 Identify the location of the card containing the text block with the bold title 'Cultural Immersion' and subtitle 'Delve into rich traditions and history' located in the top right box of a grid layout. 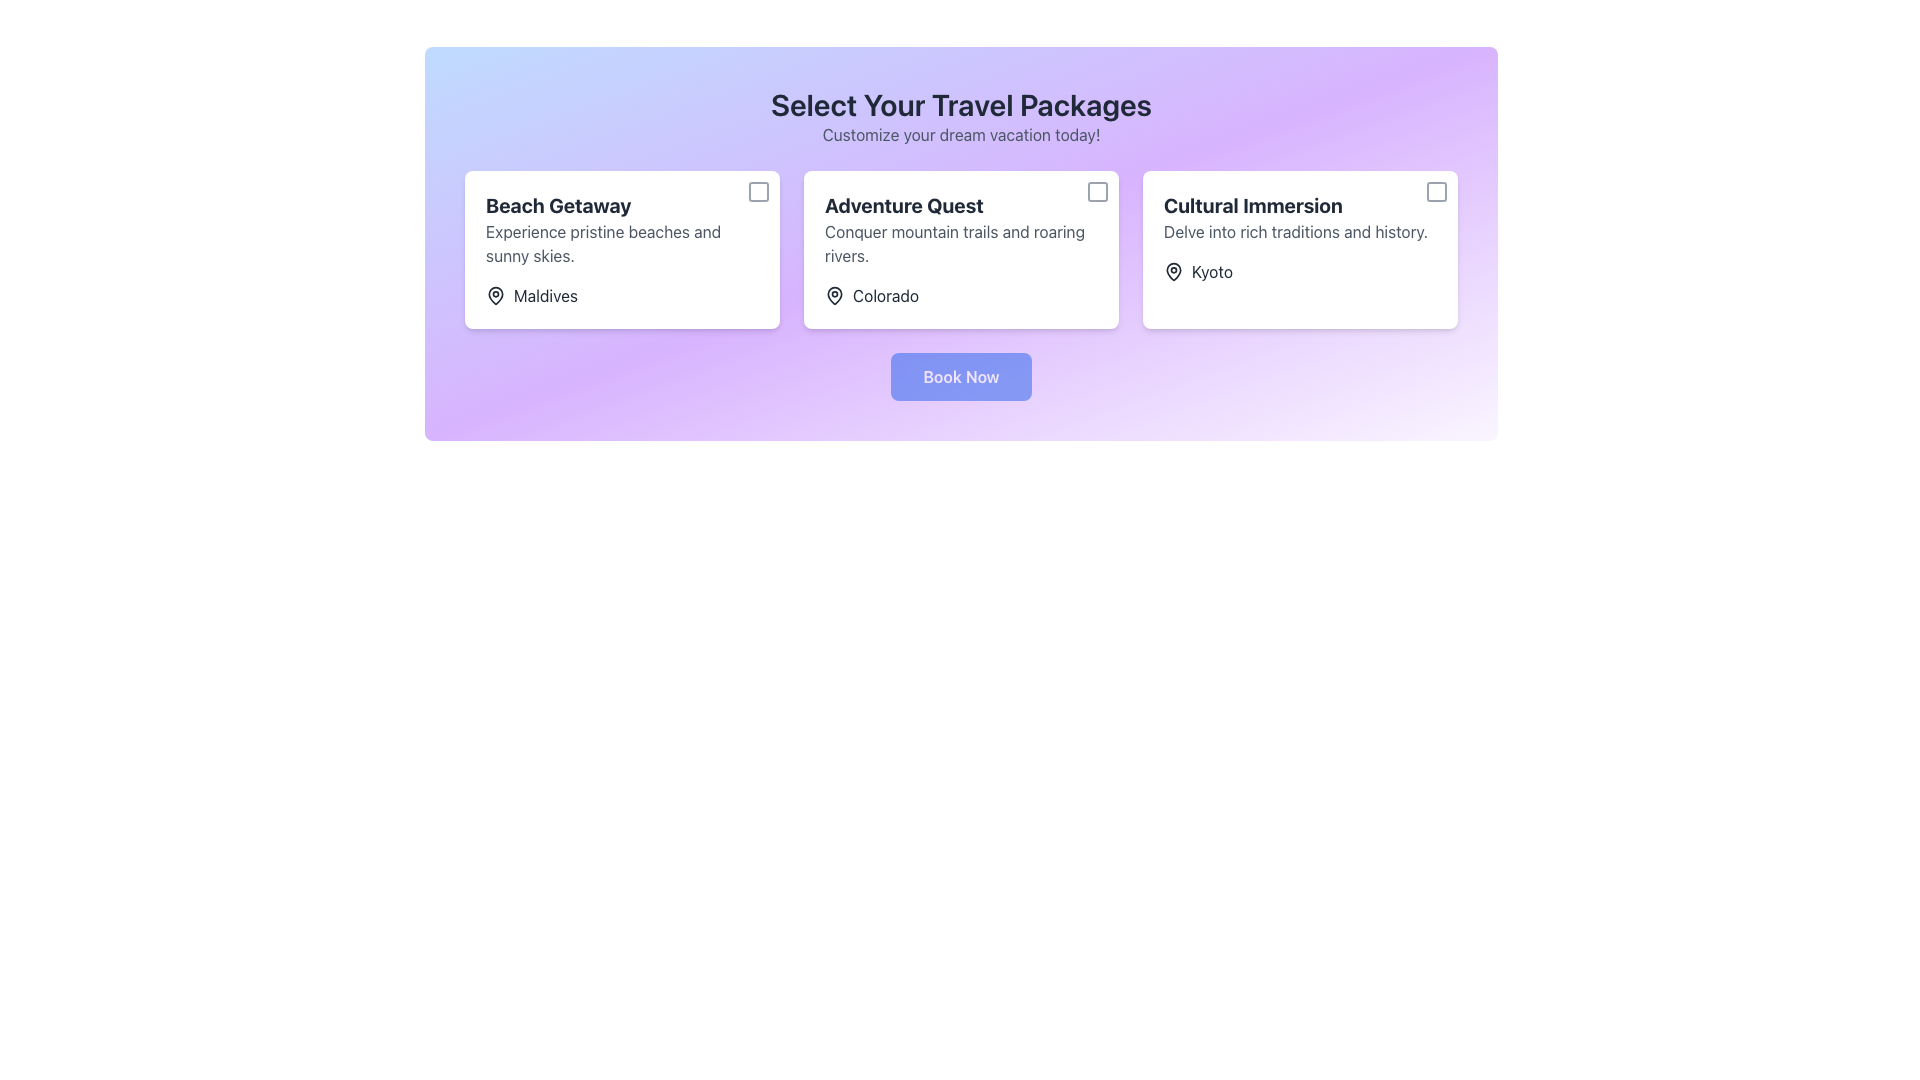
(1300, 218).